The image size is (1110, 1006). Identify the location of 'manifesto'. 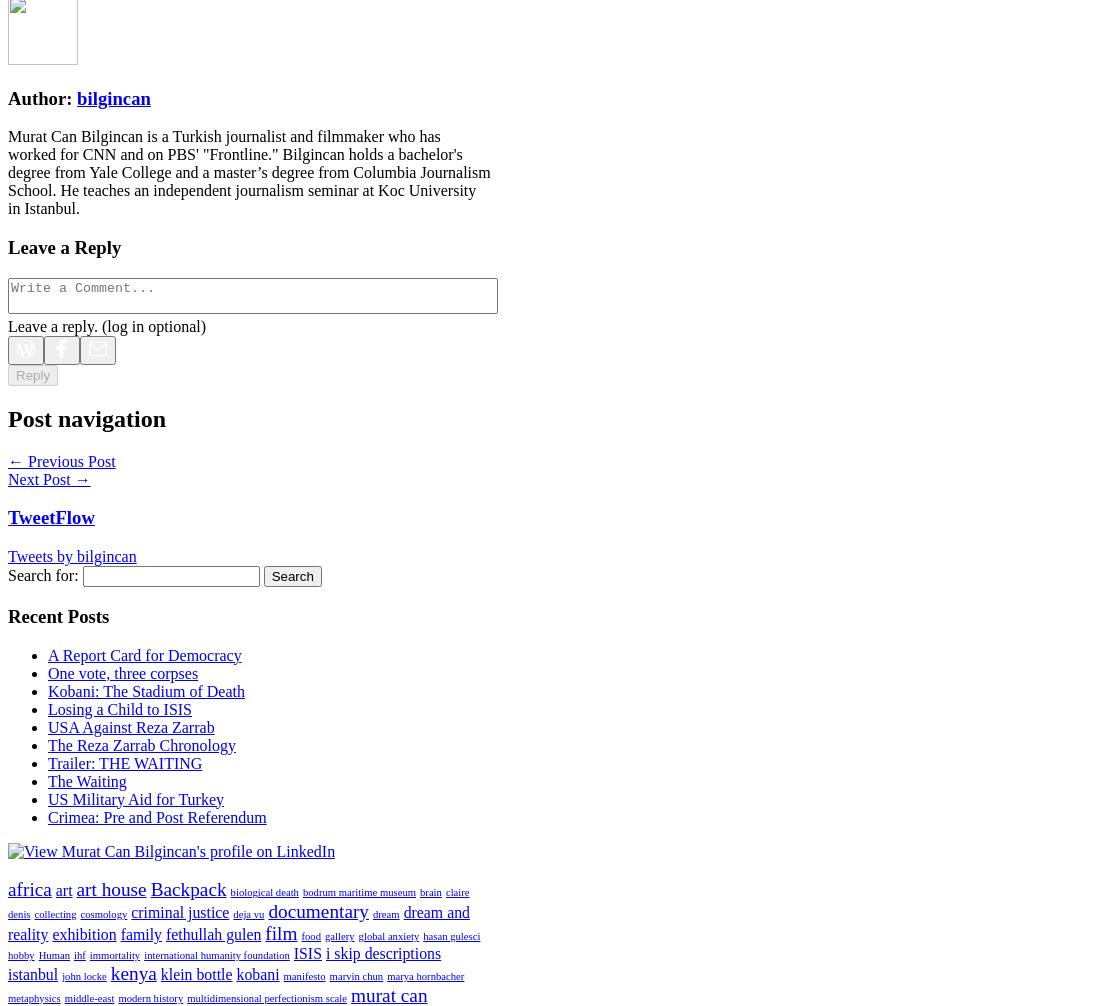
(303, 975).